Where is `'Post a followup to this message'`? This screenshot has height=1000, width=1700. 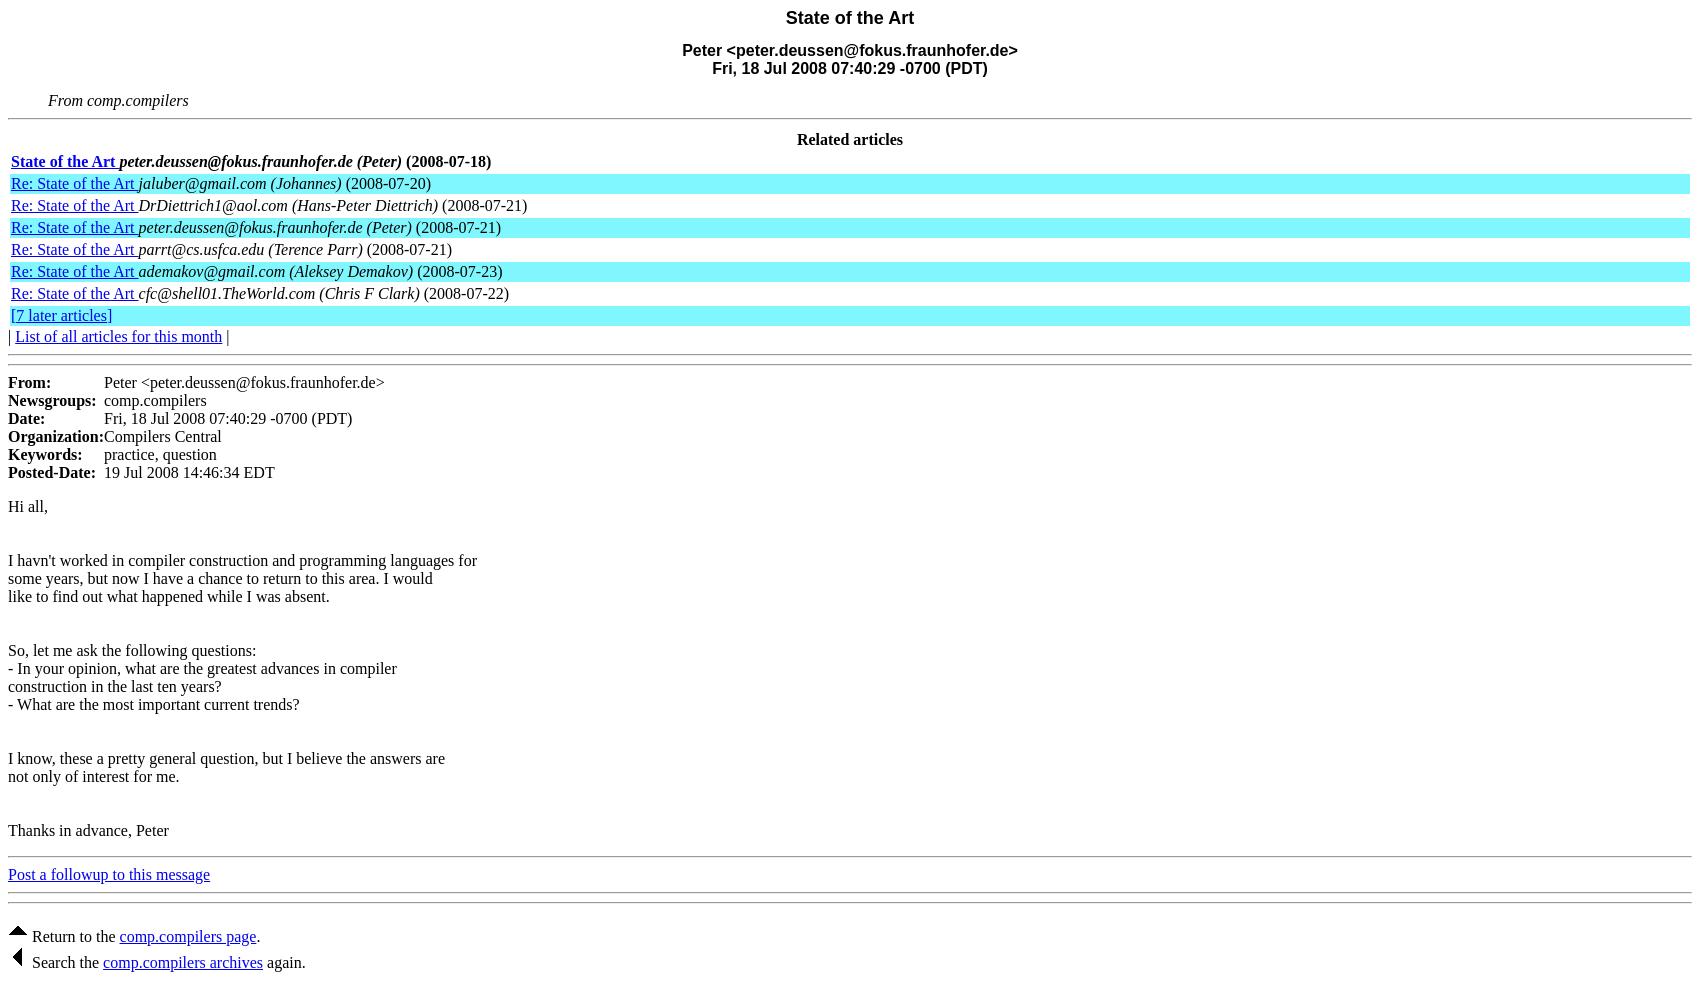
'Post a followup to this message' is located at coordinates (107, 872).